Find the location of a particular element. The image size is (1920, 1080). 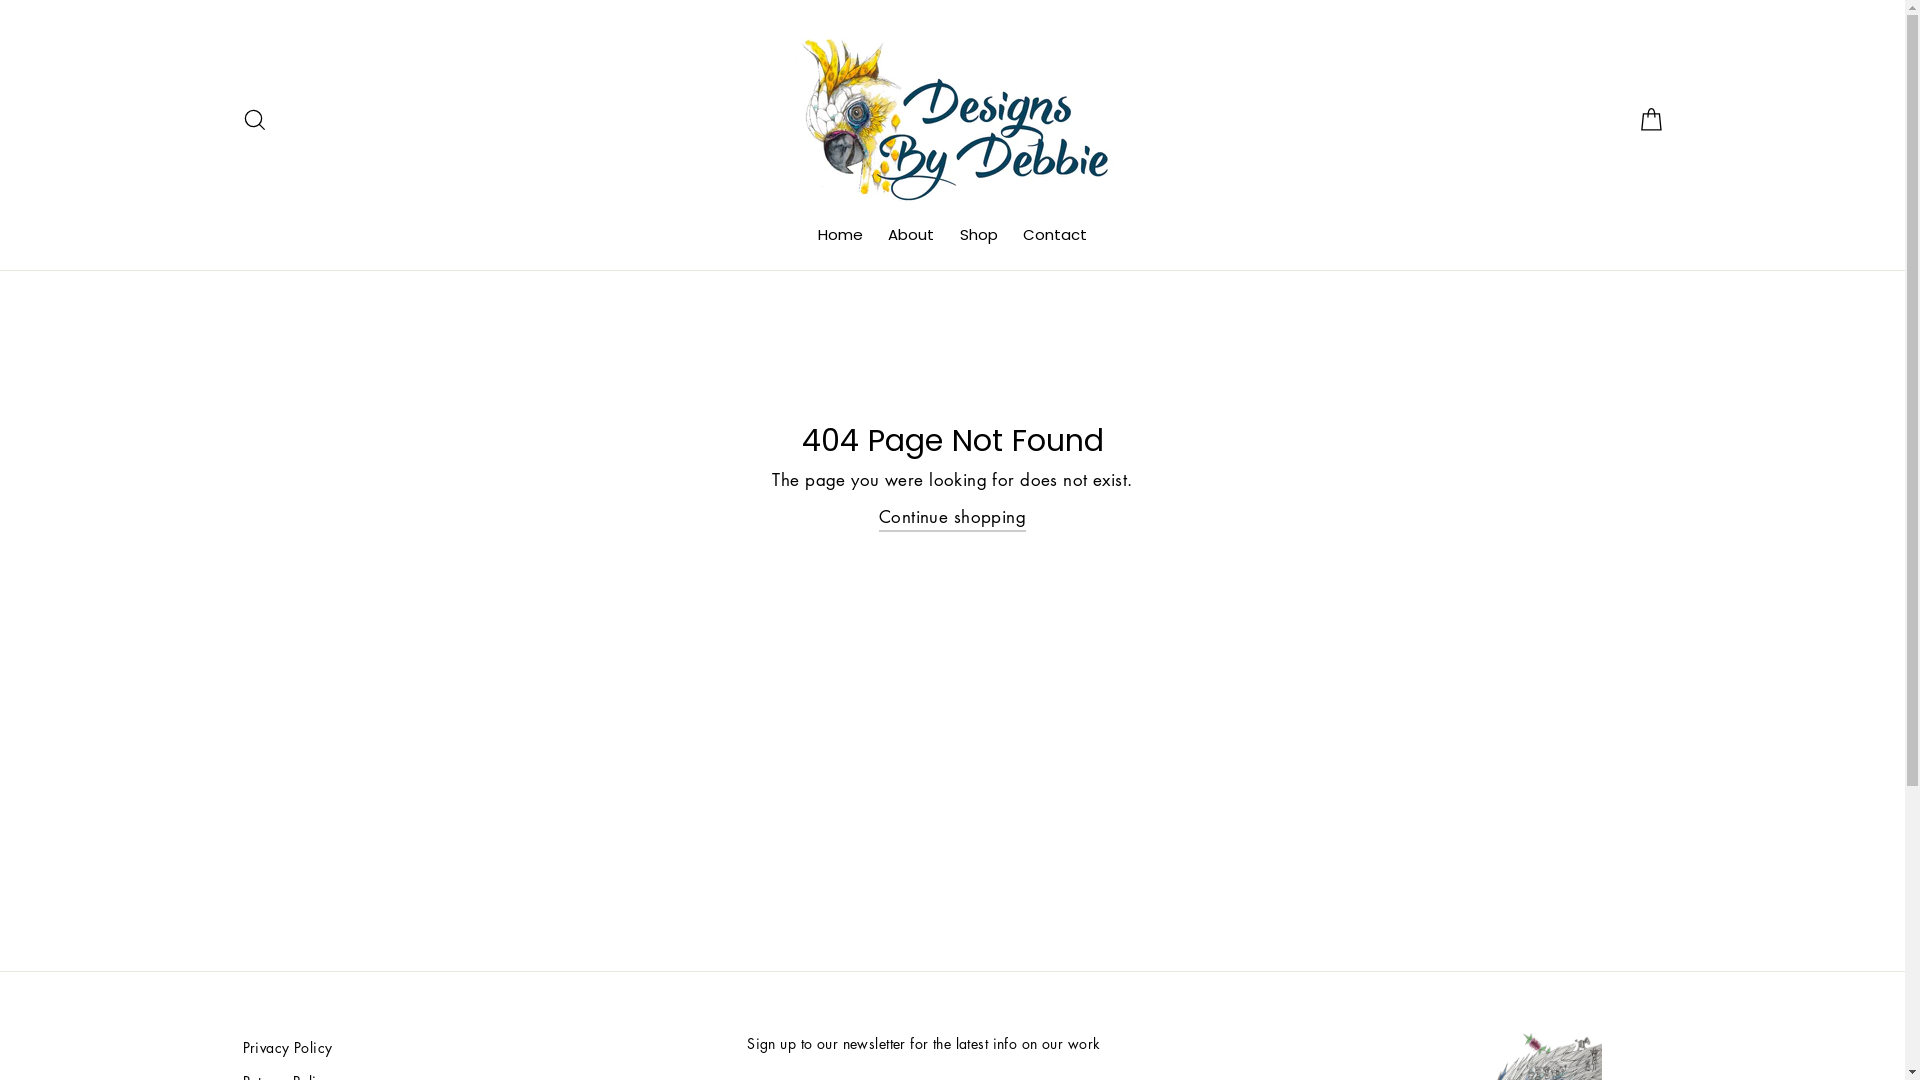

'Cart' is located at coordinates (1626, 119).